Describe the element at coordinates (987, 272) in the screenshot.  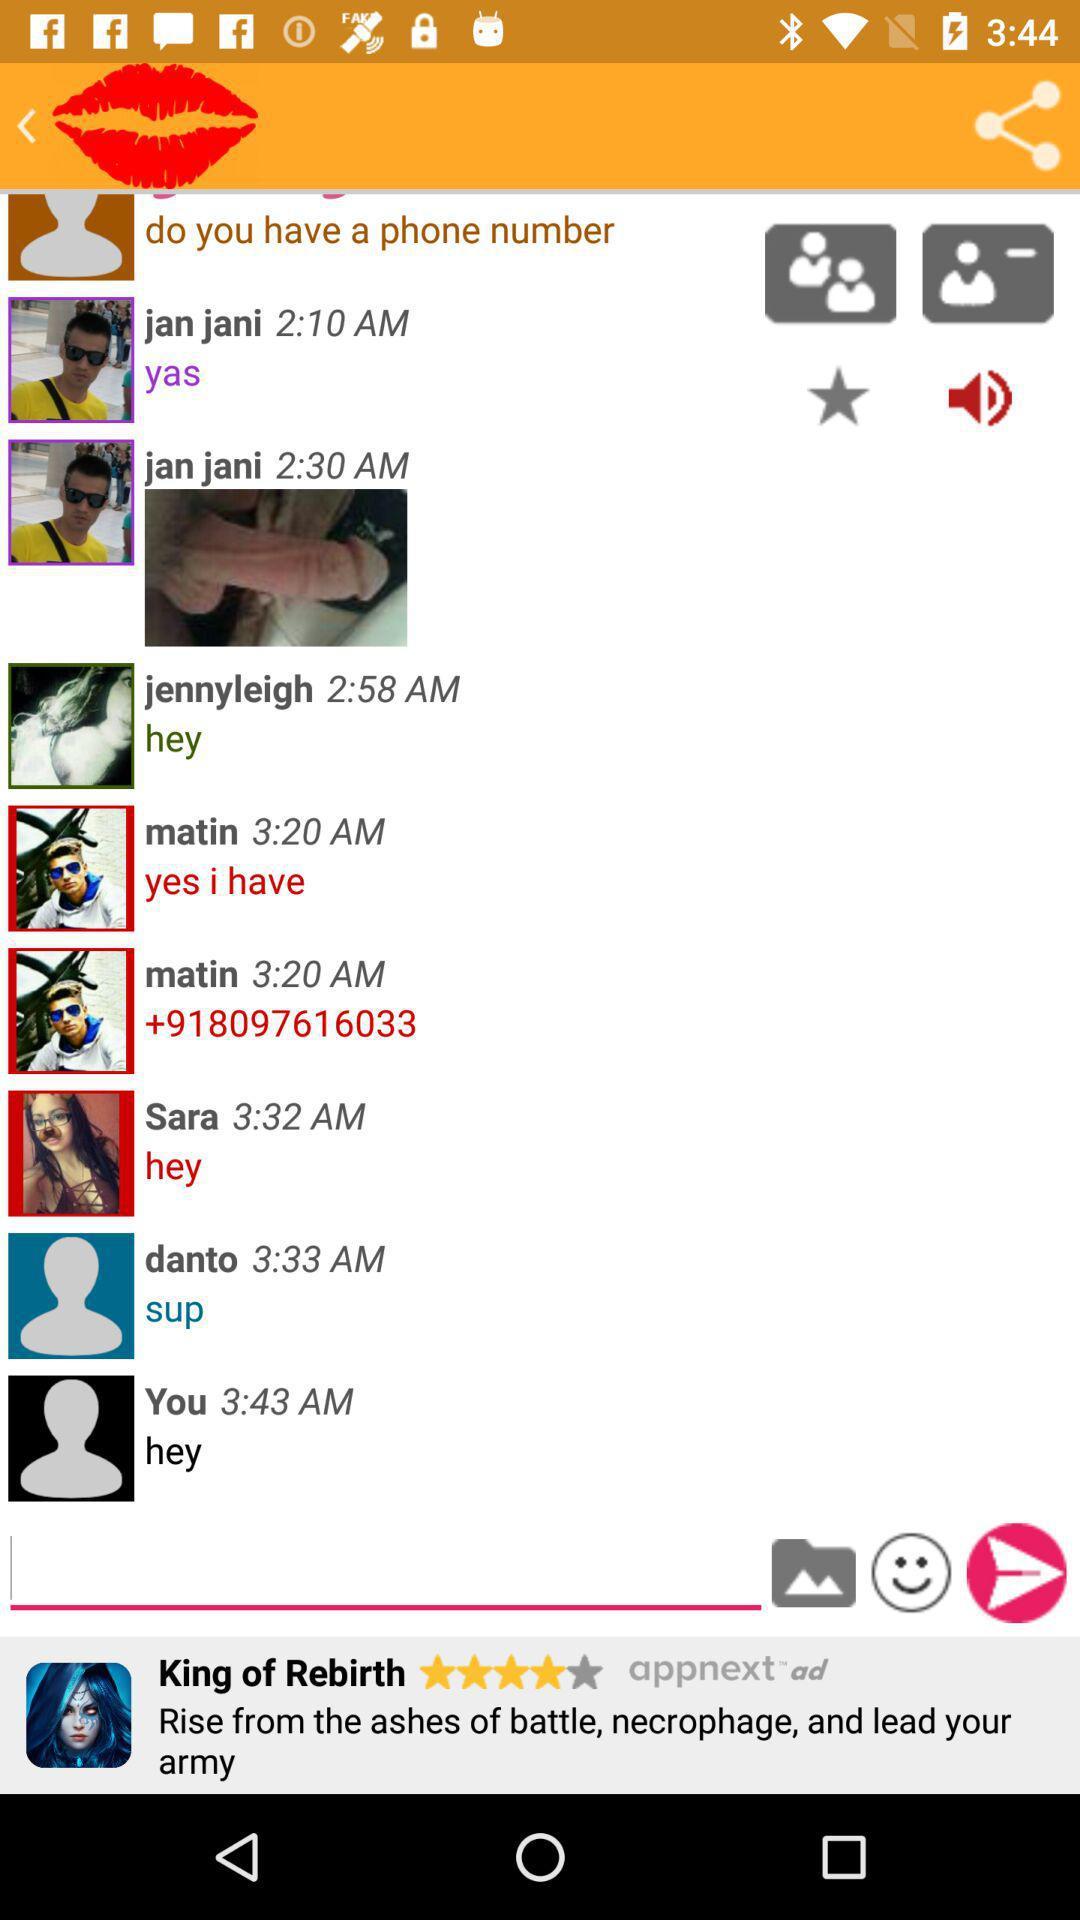
I see `lose group chat member` at that location.